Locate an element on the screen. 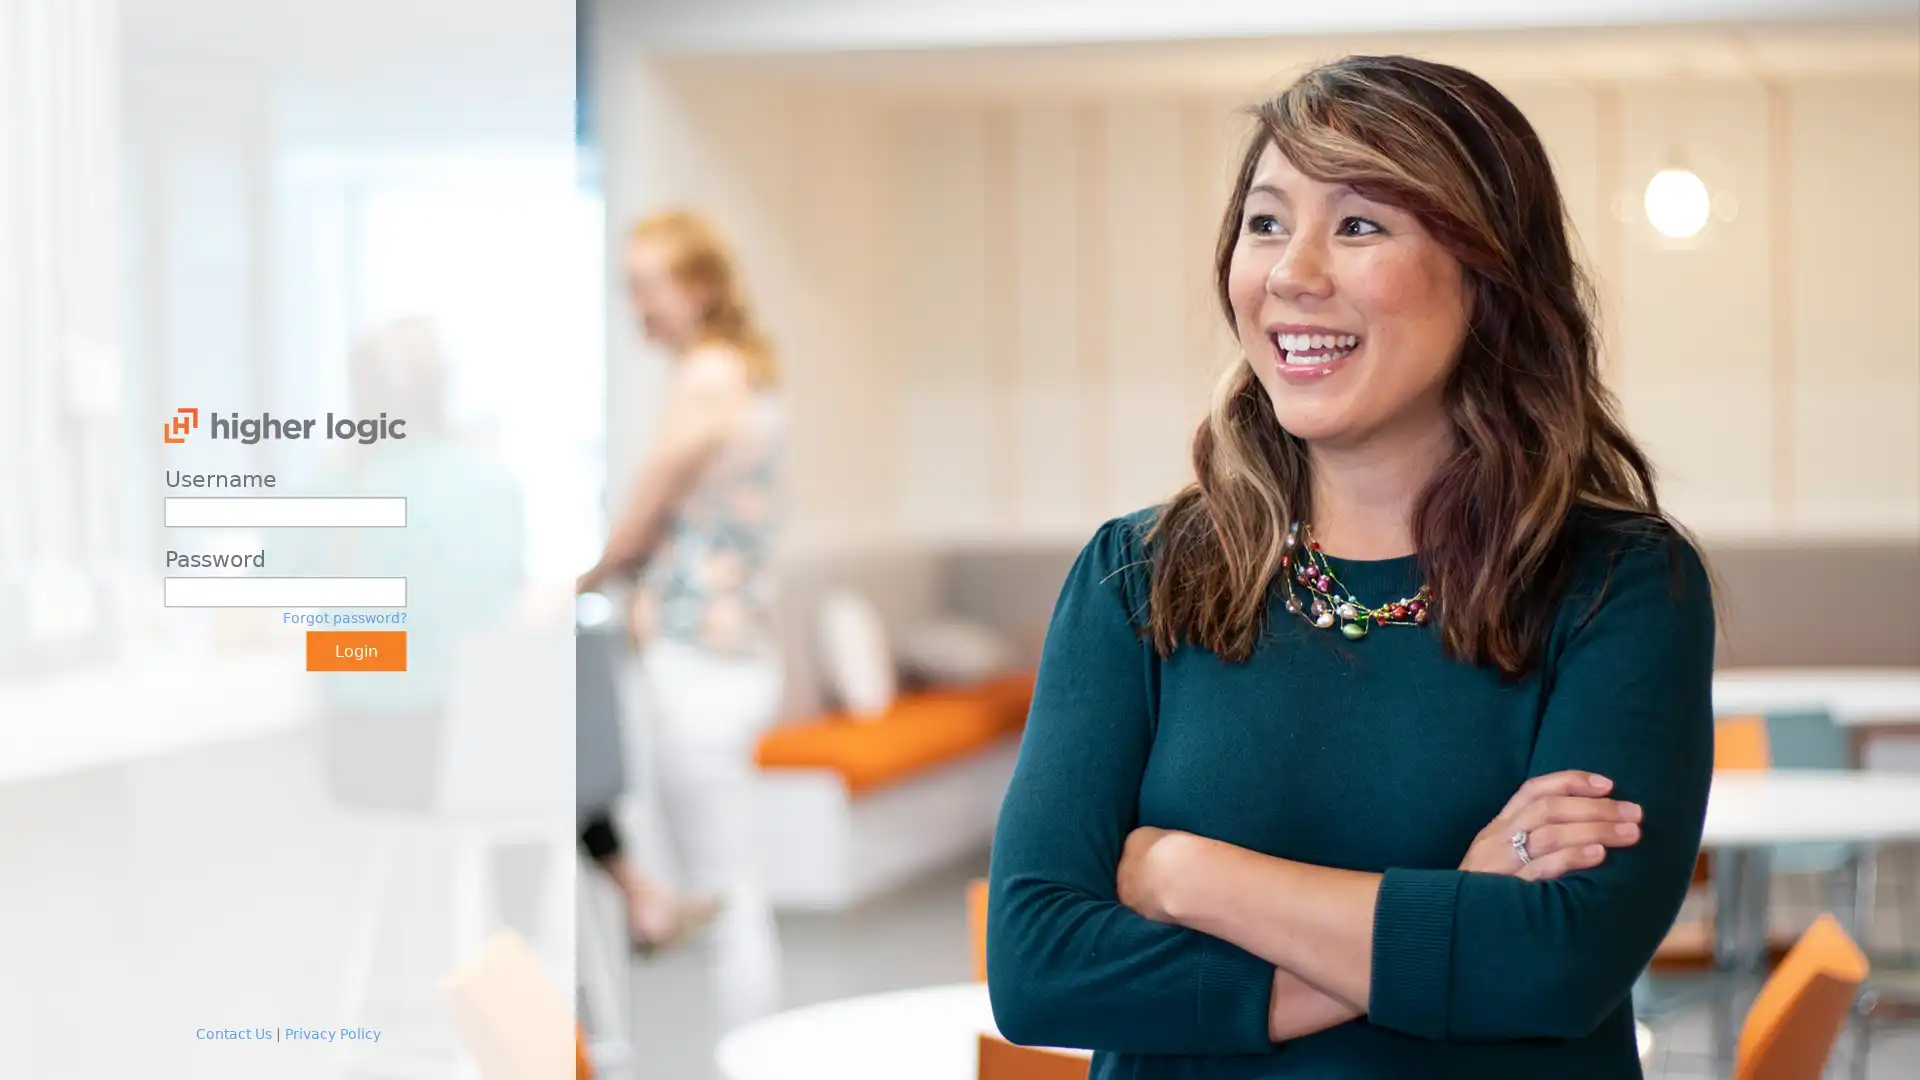 Image resolution: width=1920 pixels, height=1080 pixels. Login is located at coordinates (355, 651).